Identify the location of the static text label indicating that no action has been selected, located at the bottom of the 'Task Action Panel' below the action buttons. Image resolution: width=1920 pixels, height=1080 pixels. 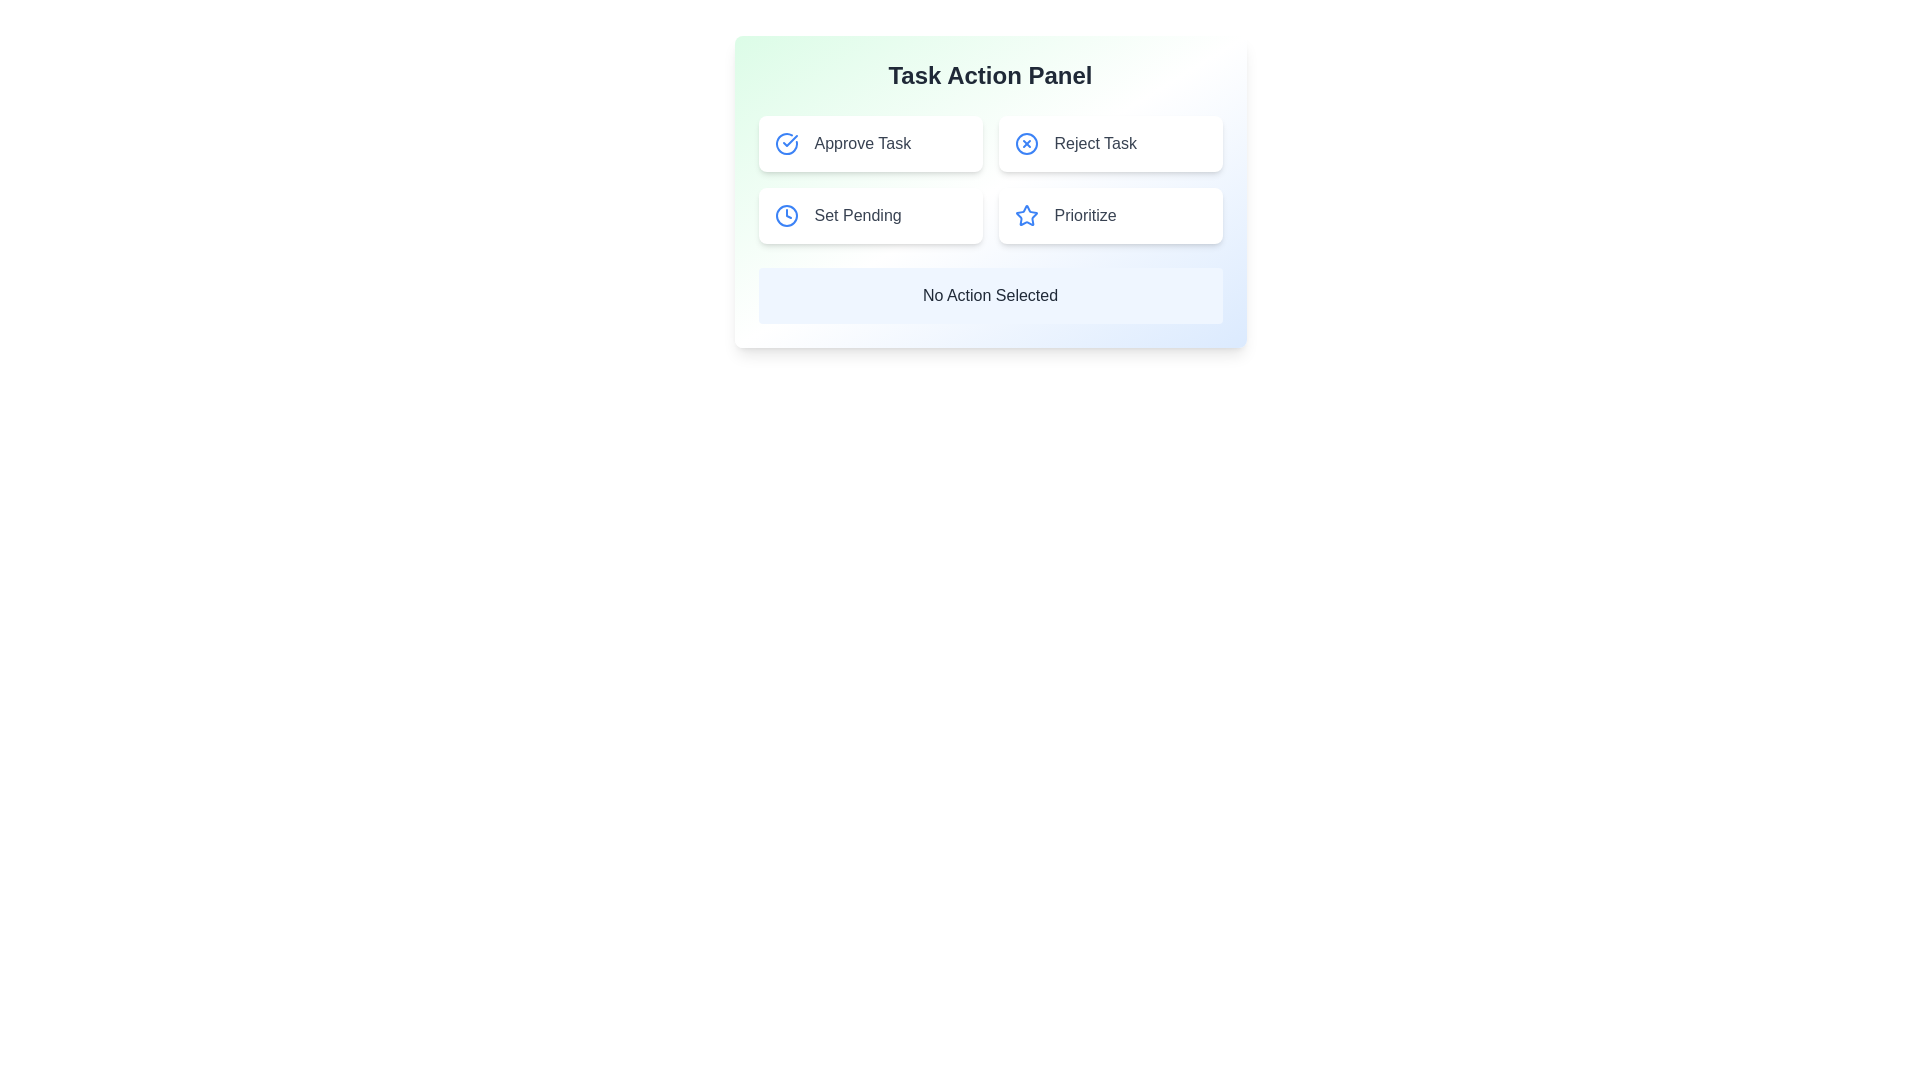
(990, 296).